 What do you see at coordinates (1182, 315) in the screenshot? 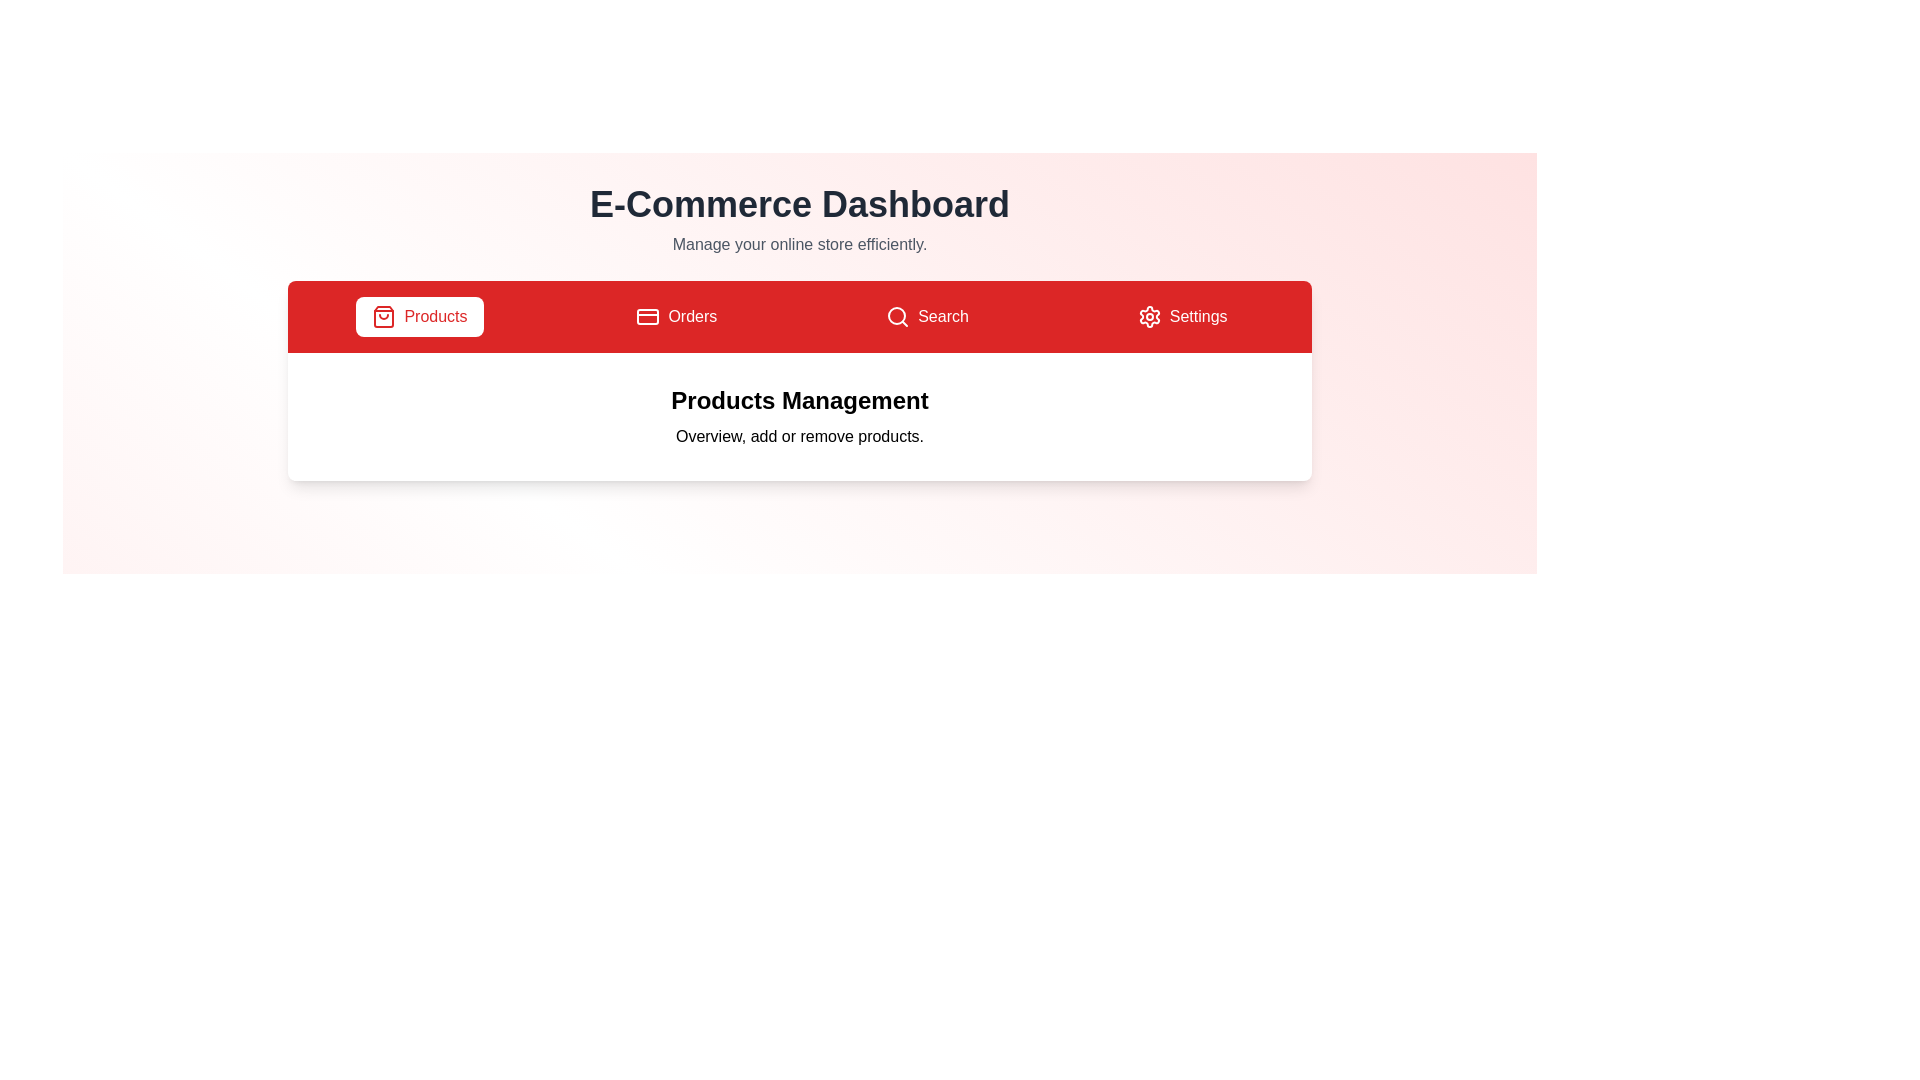
I see `the red 'Settings' button with a settings icon on the far right of the navigation bar` at bounding box center [1182, 315].